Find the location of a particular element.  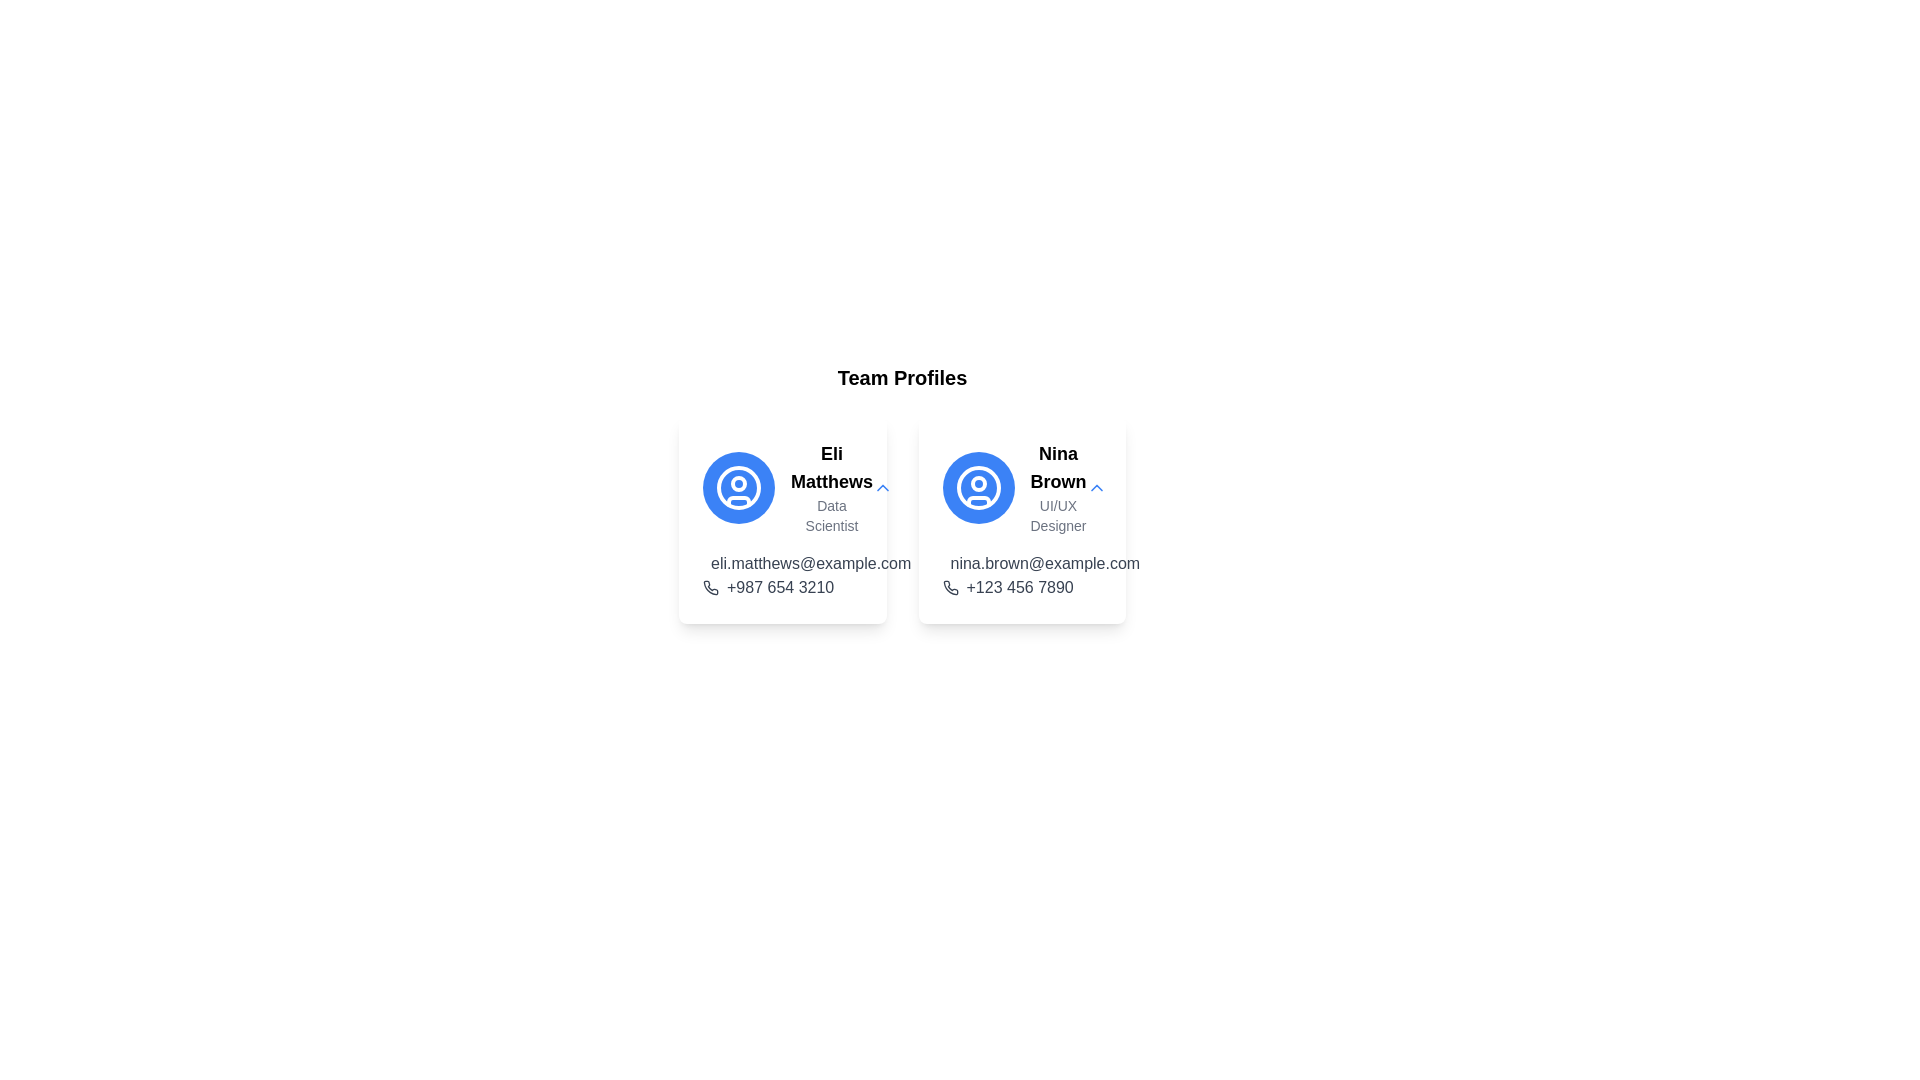

the Text Label that displays the user's identity in the top left profile card of the 'Team Profiles' section is located at coordinates (831, 467).